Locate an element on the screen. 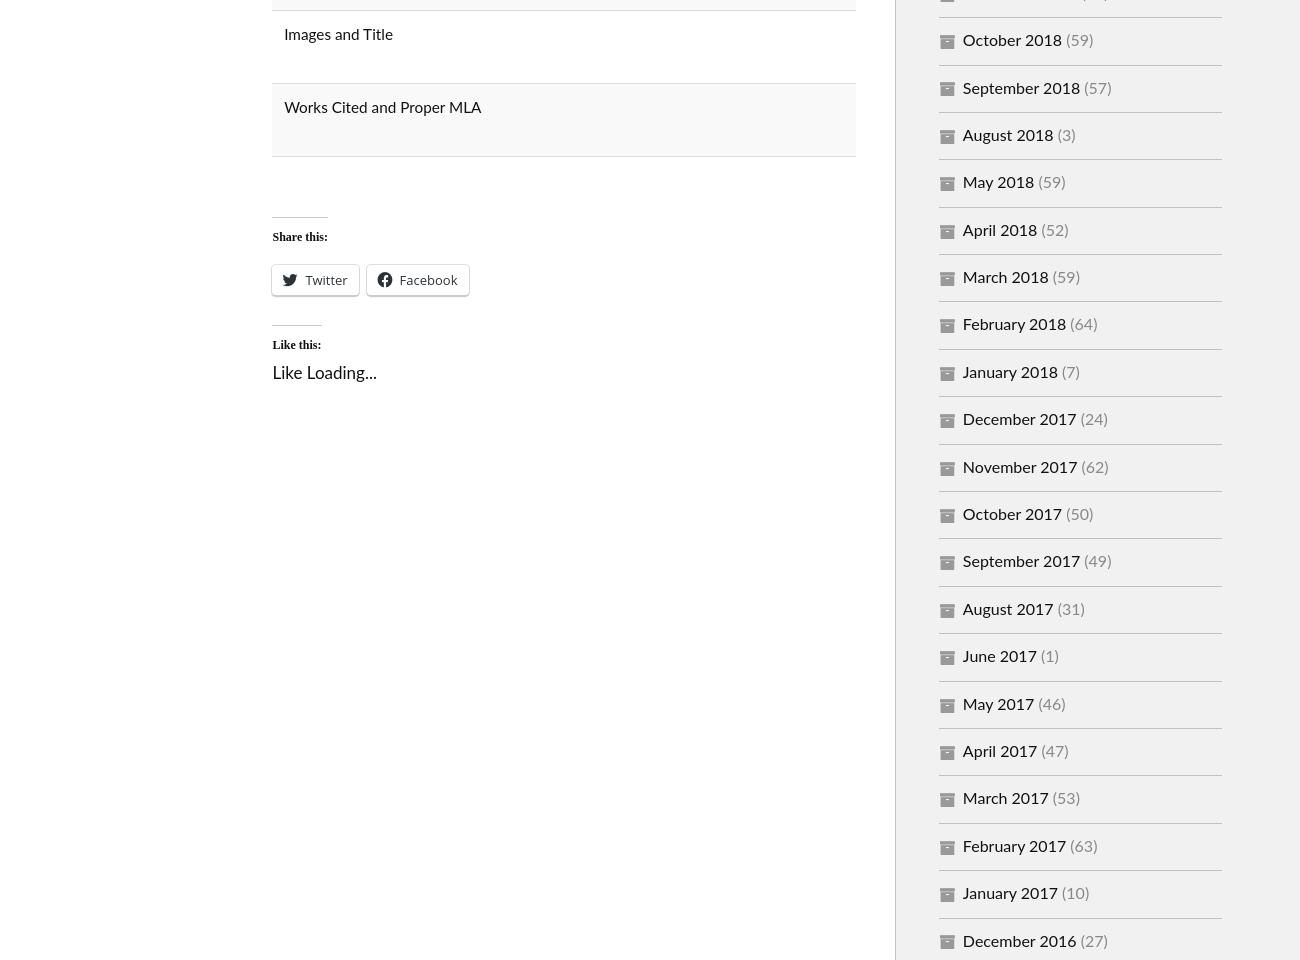 This screenshot has height=960, width=1300. 'August 2018' is located at coordinates (1006, 133).